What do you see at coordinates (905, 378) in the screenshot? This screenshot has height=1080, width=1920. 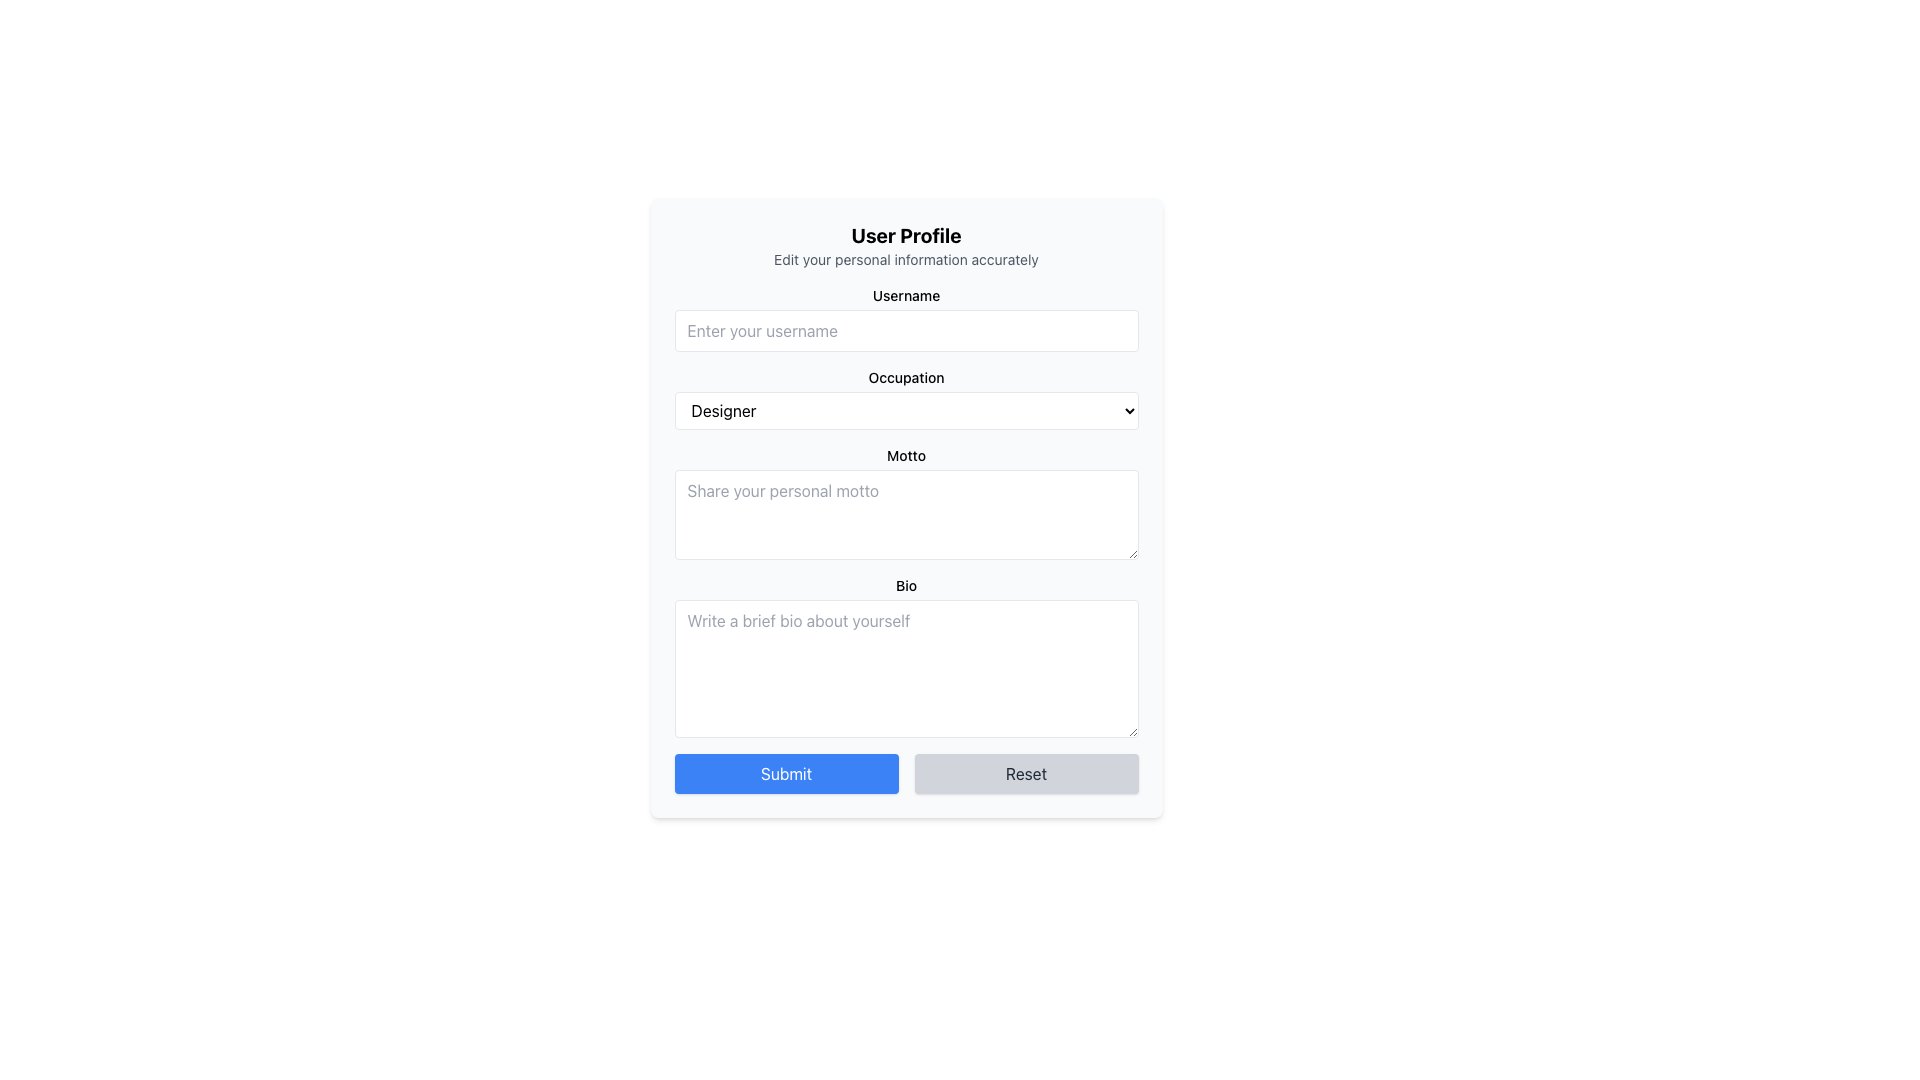 I see `the label that guides the user to select their occupation, positioned above the dropdown menu for occupation options` at bounding box center [905, 378].